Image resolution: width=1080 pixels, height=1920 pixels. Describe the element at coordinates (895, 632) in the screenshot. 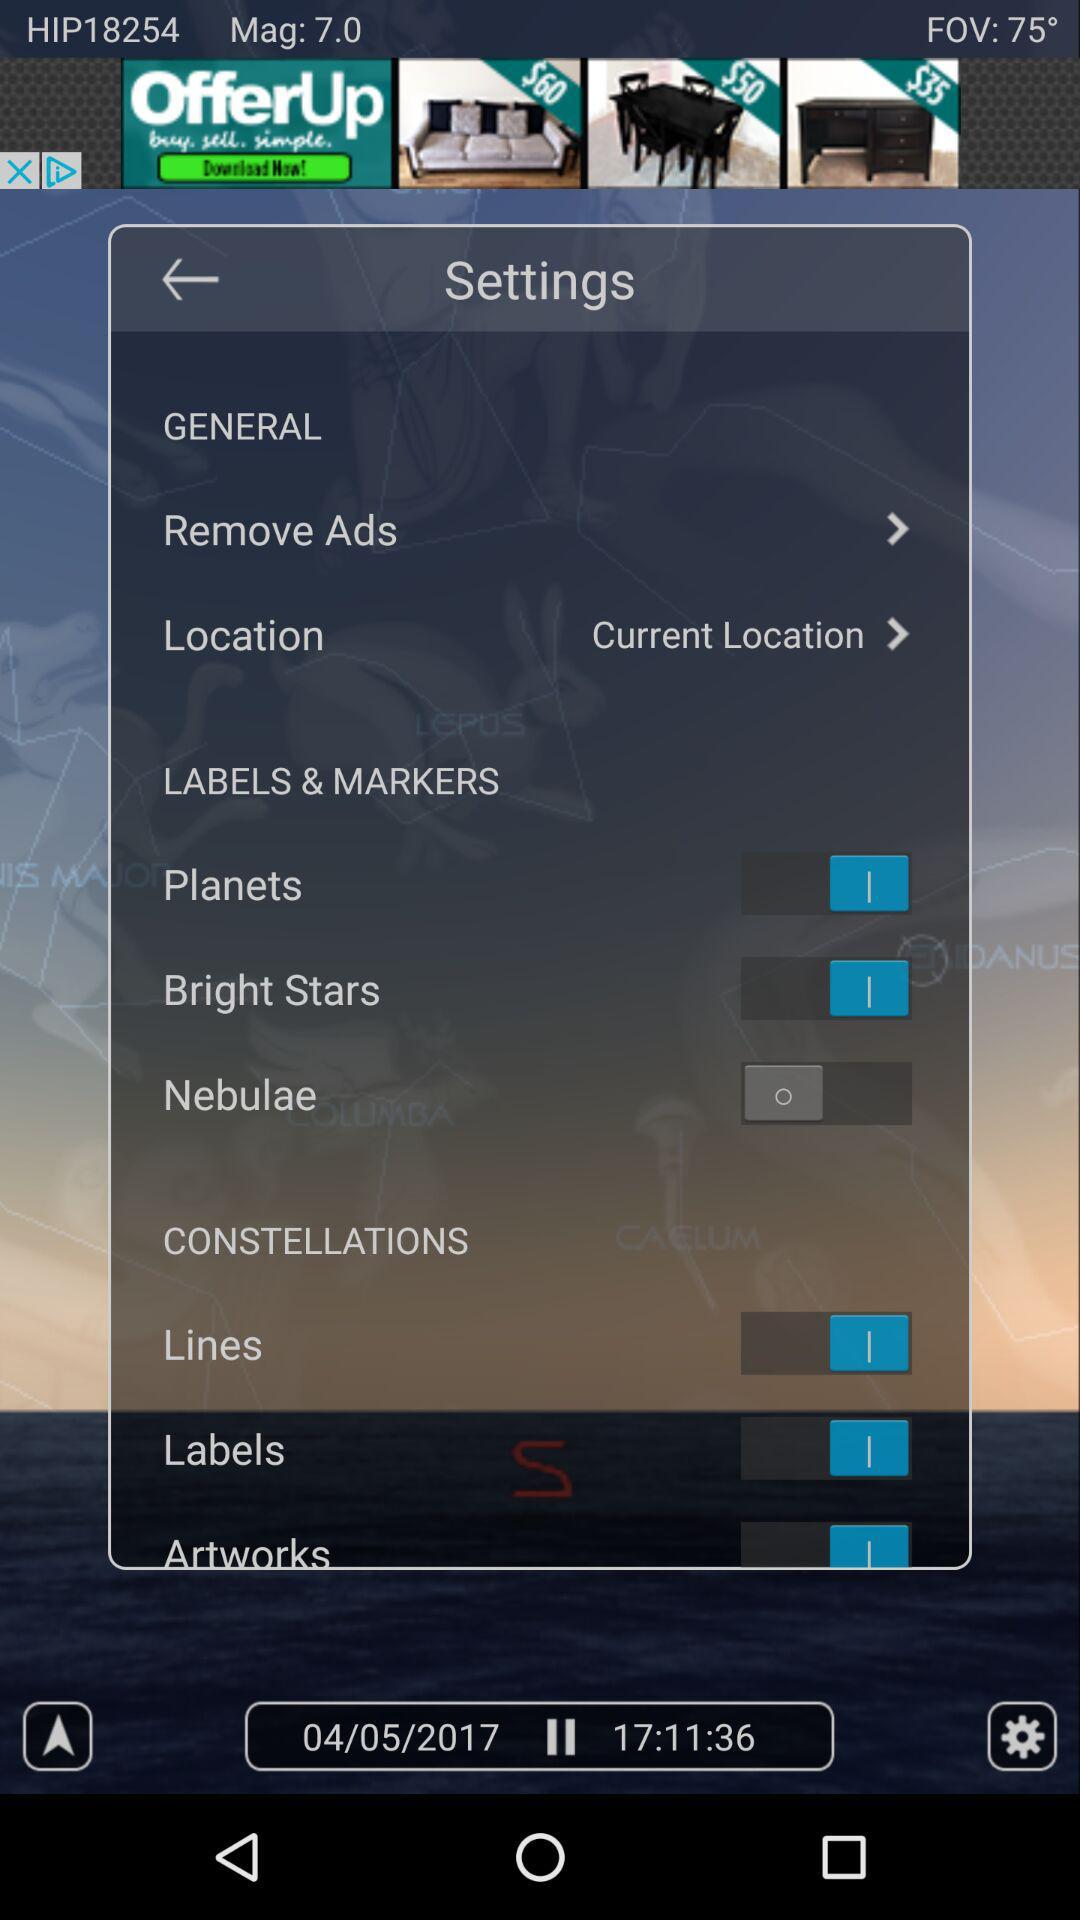

I see `next` at that location.